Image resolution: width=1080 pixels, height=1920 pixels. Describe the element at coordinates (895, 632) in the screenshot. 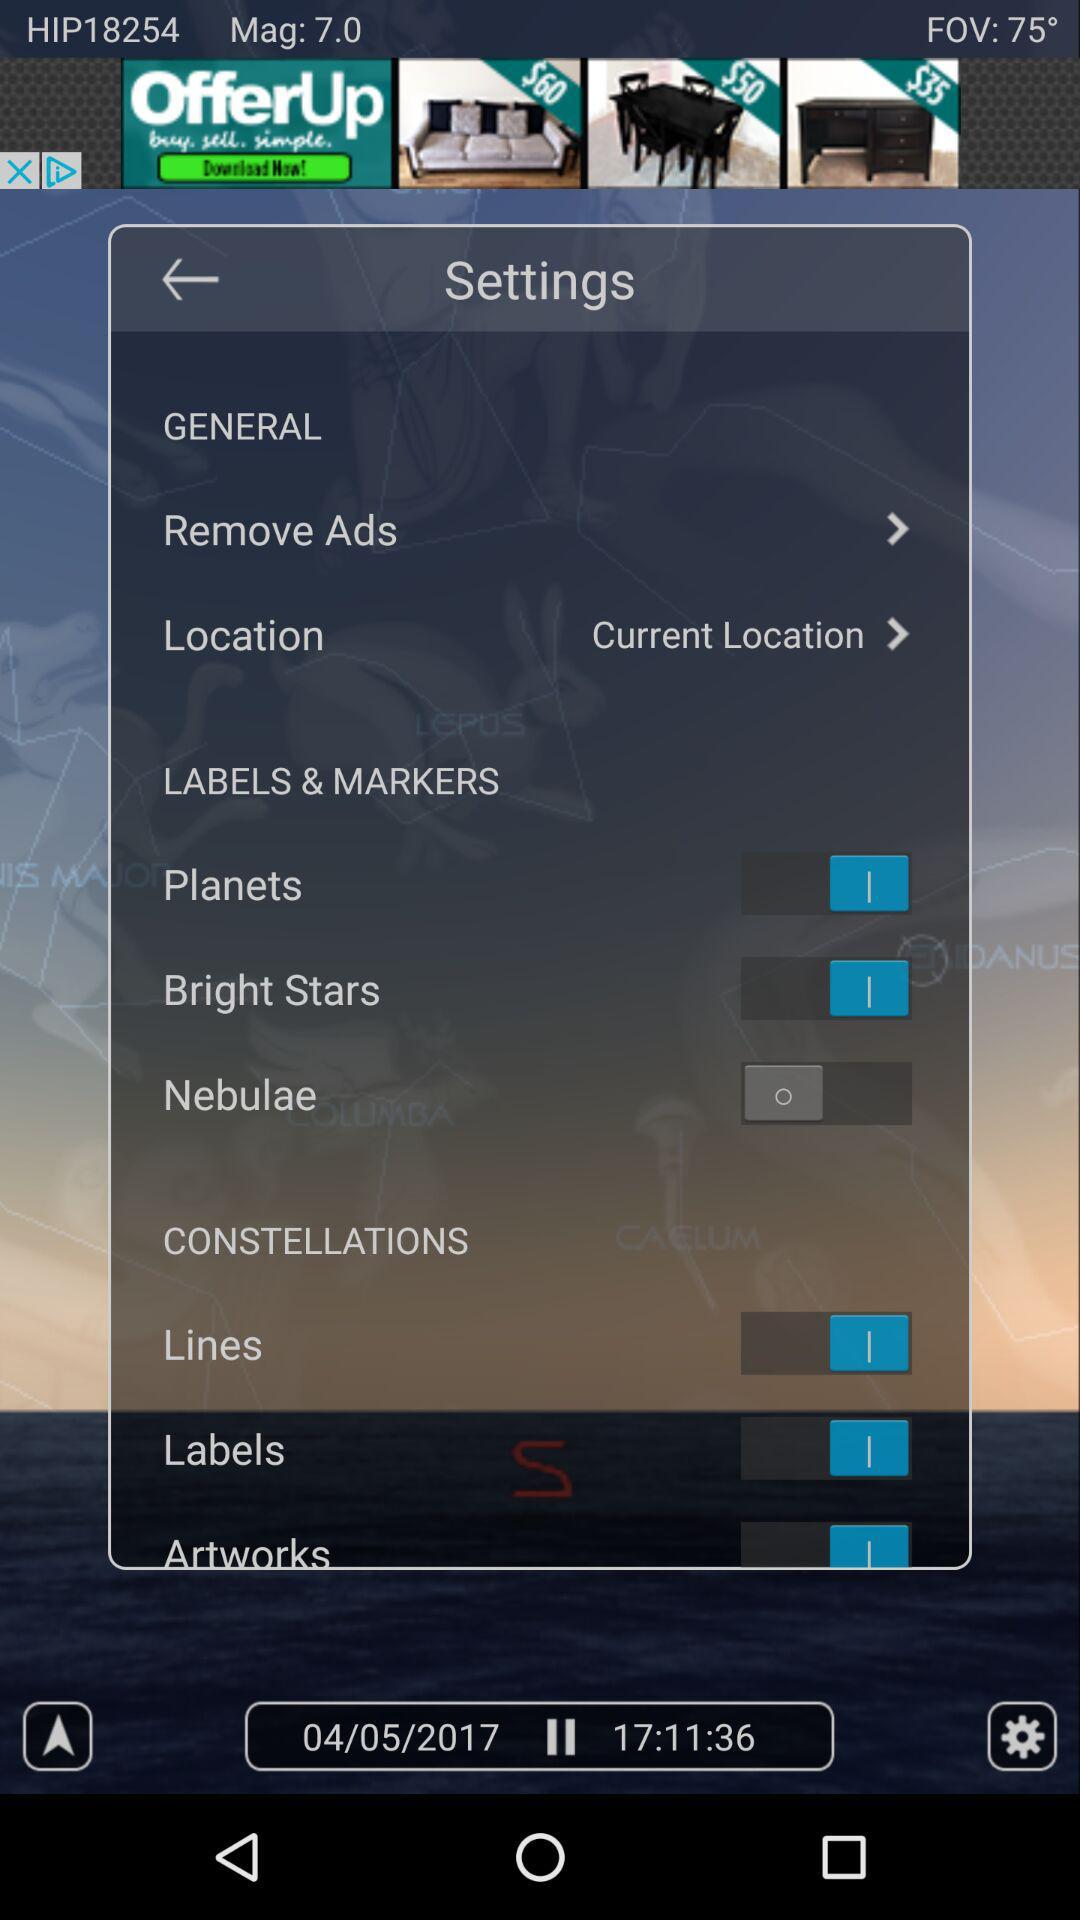

I see `next` at that location.